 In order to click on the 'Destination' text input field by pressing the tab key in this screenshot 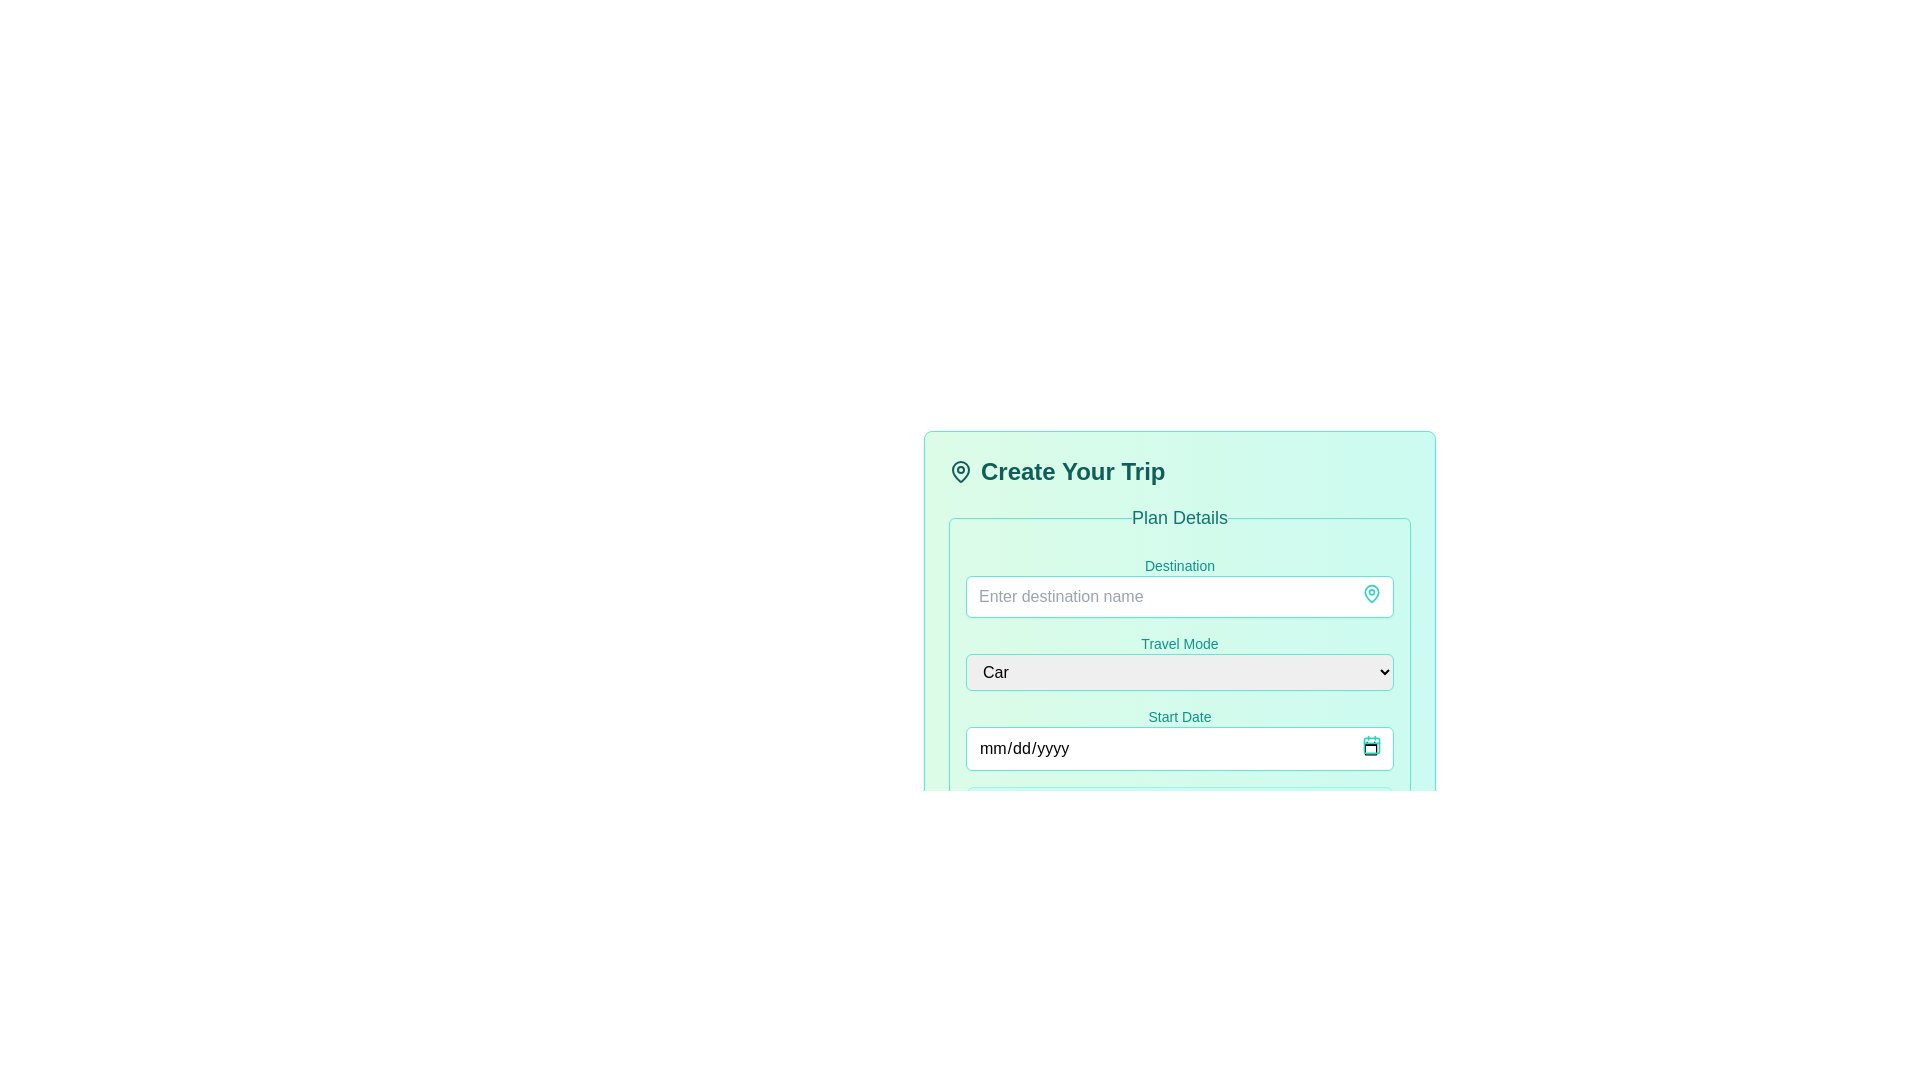, I will do `click(1180, 585)`.